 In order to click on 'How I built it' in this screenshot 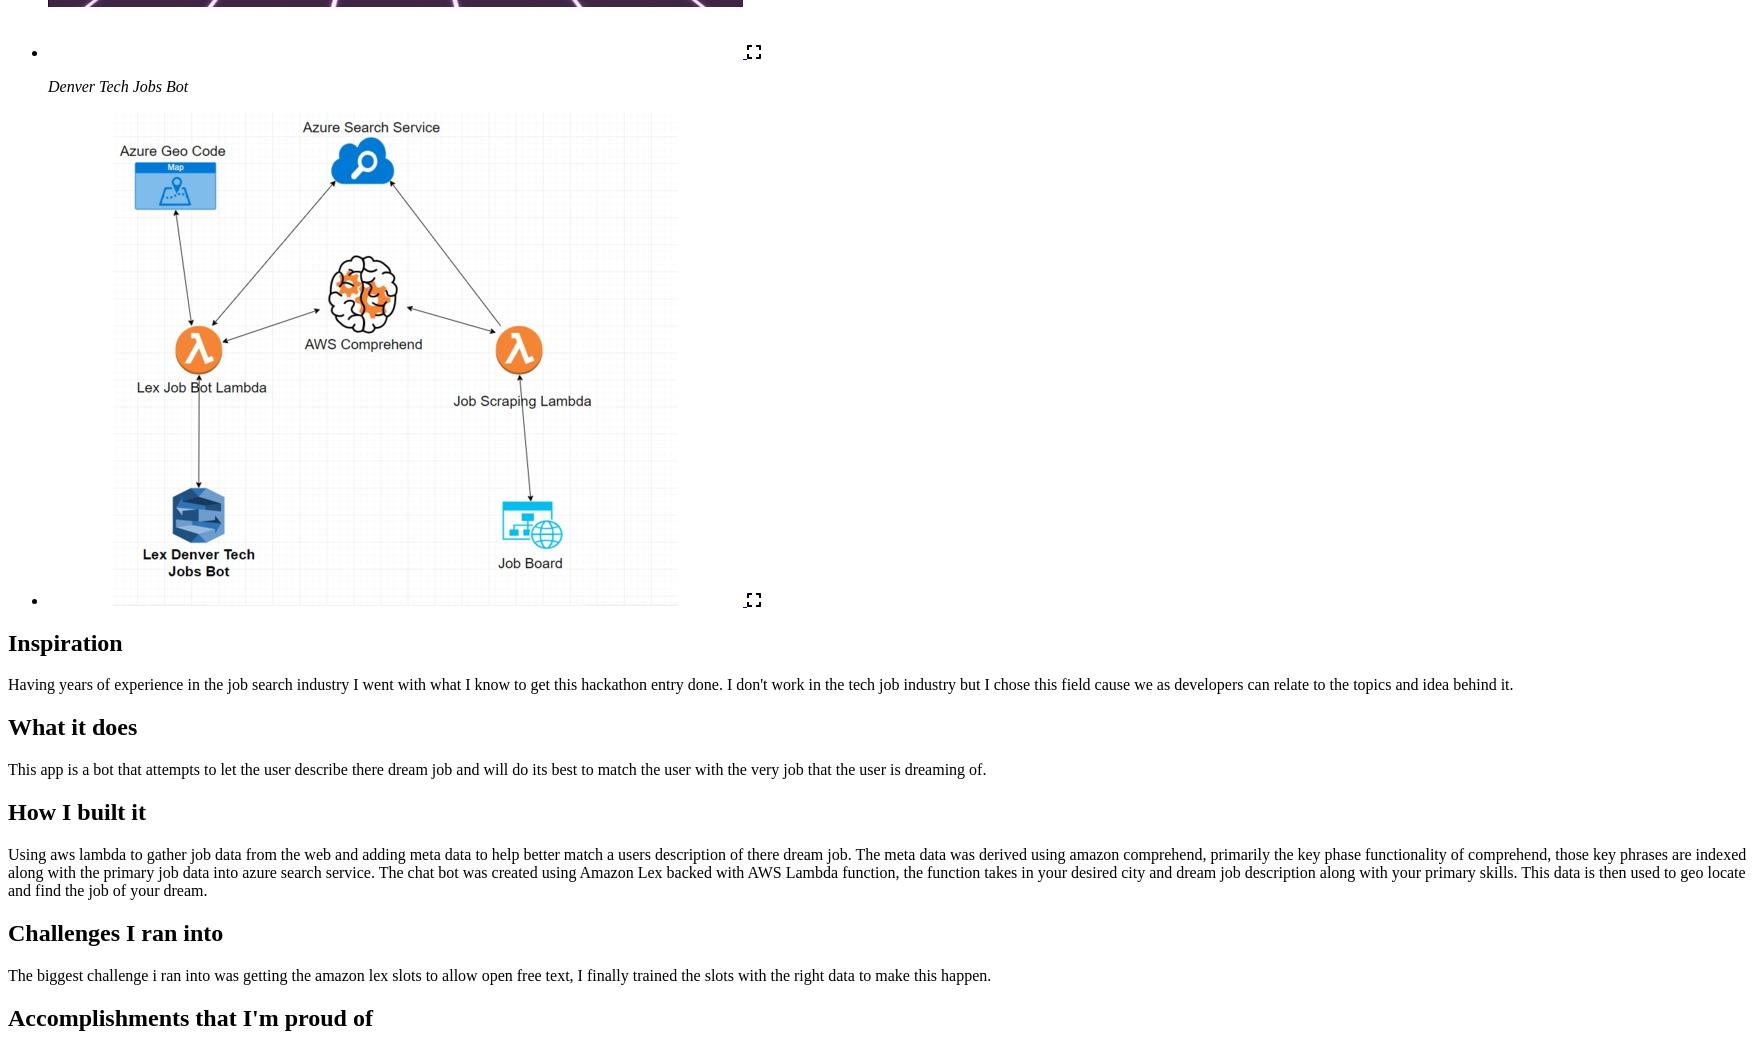, I will do `click(77, 812)`.